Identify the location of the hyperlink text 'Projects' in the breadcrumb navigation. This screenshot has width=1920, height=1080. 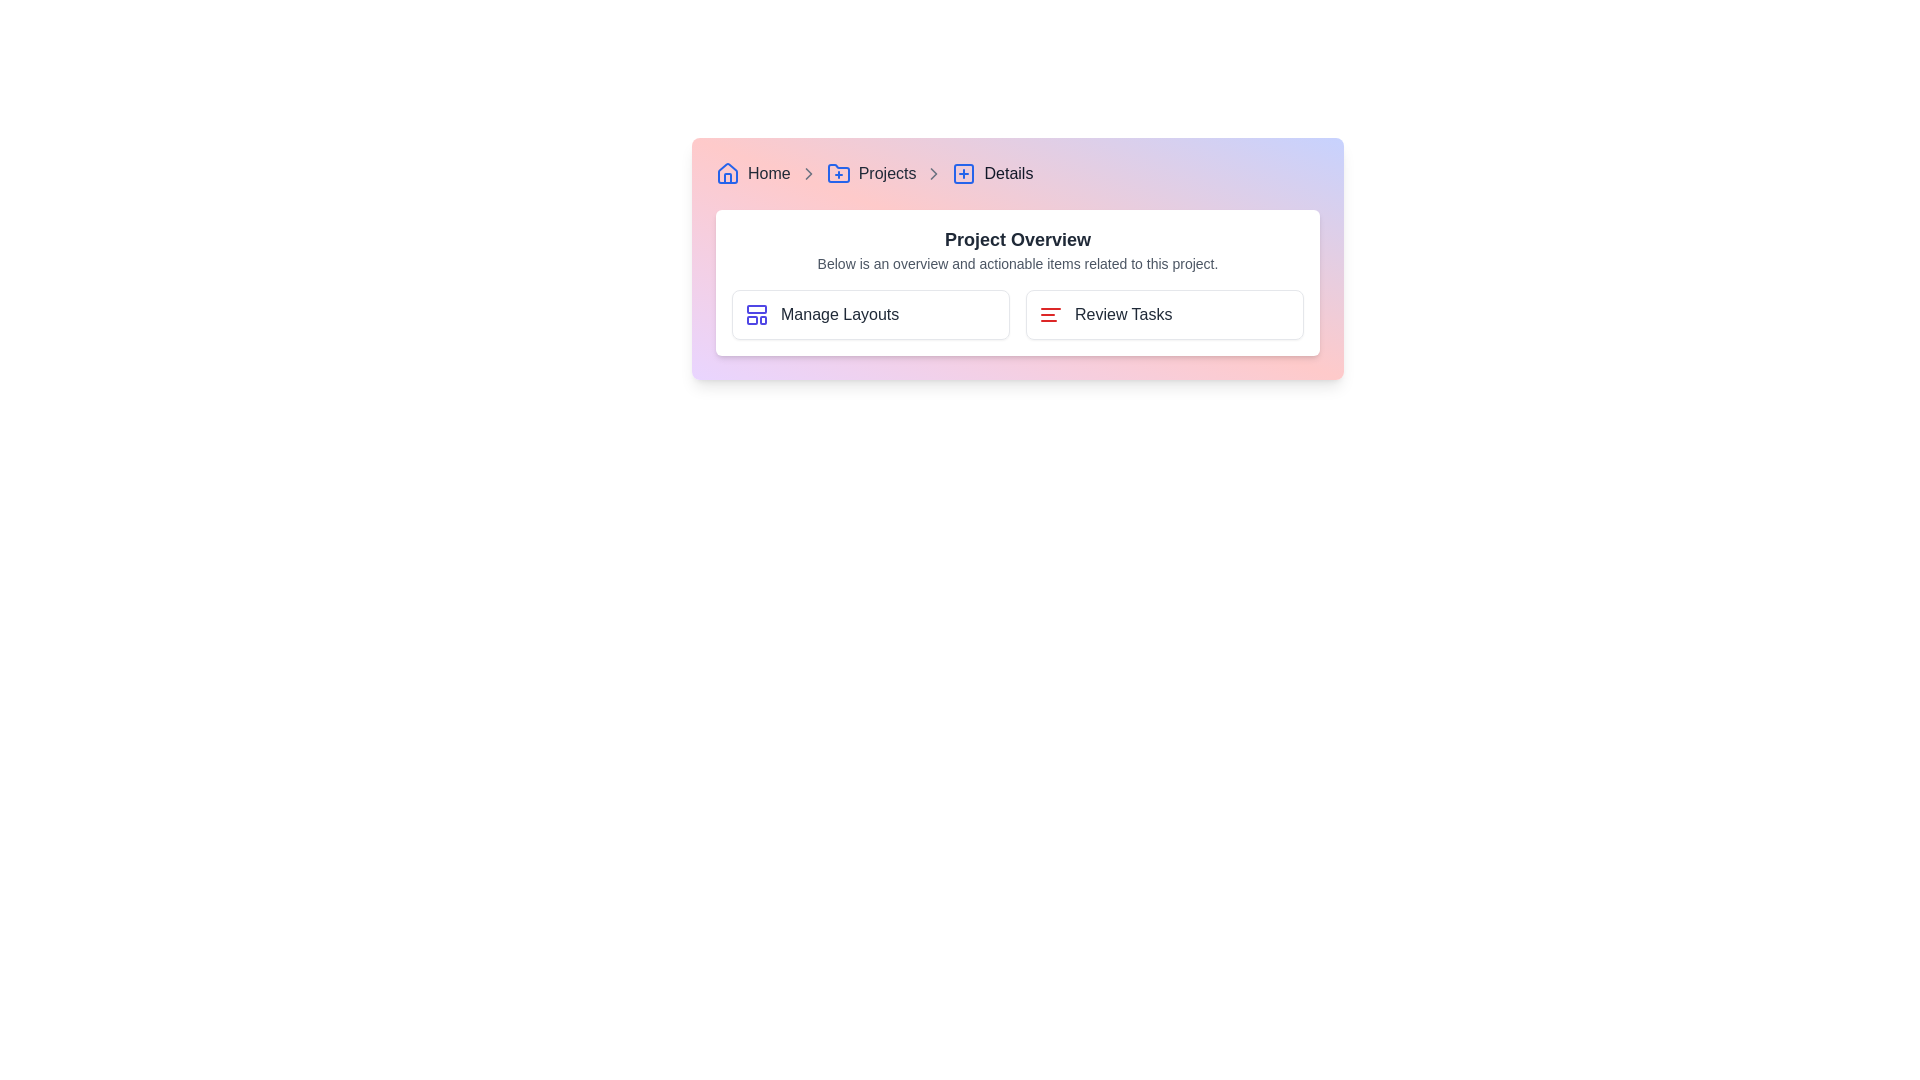
(886, 172).